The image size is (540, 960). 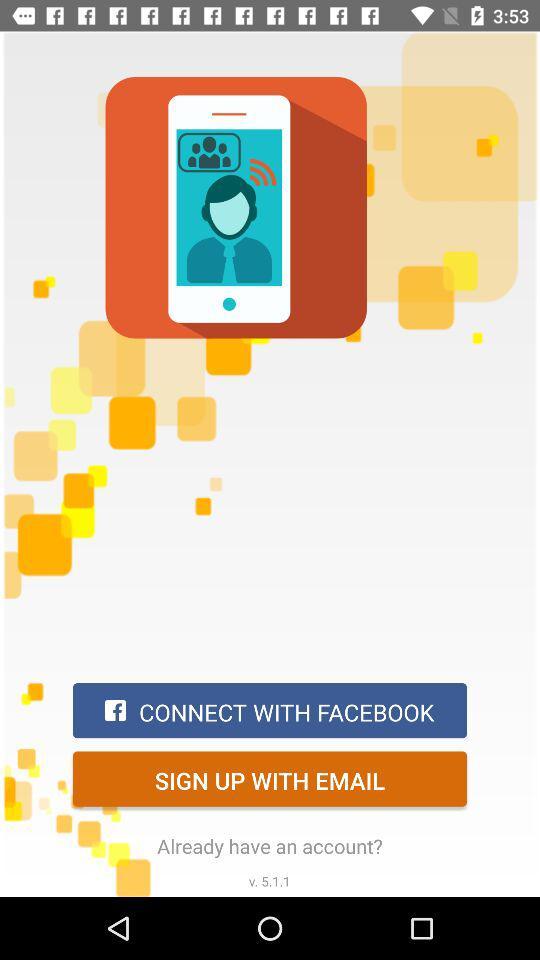 What do you see at coordinates (270, 778) in the screenshot?
I see `item below connect with facebook` at bounding box center [270, 778].